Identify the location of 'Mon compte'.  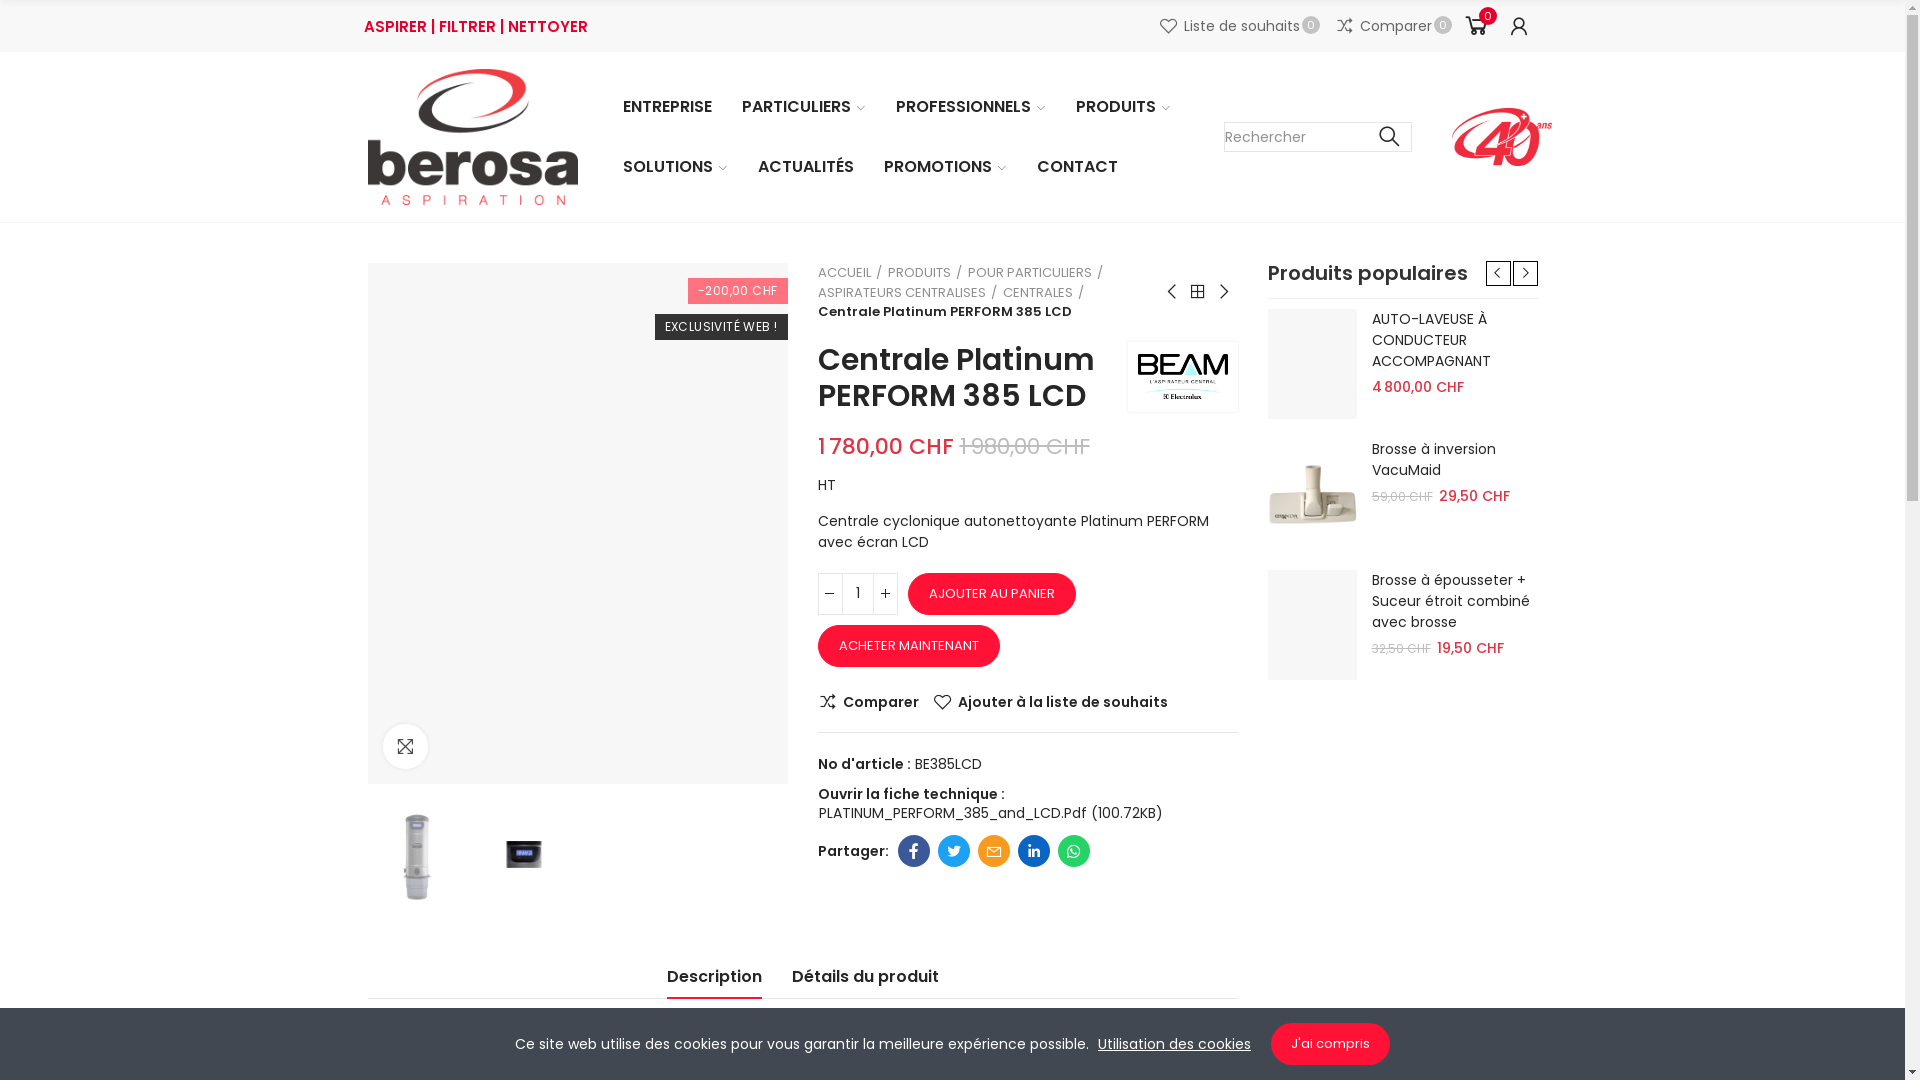
(1518, 26).